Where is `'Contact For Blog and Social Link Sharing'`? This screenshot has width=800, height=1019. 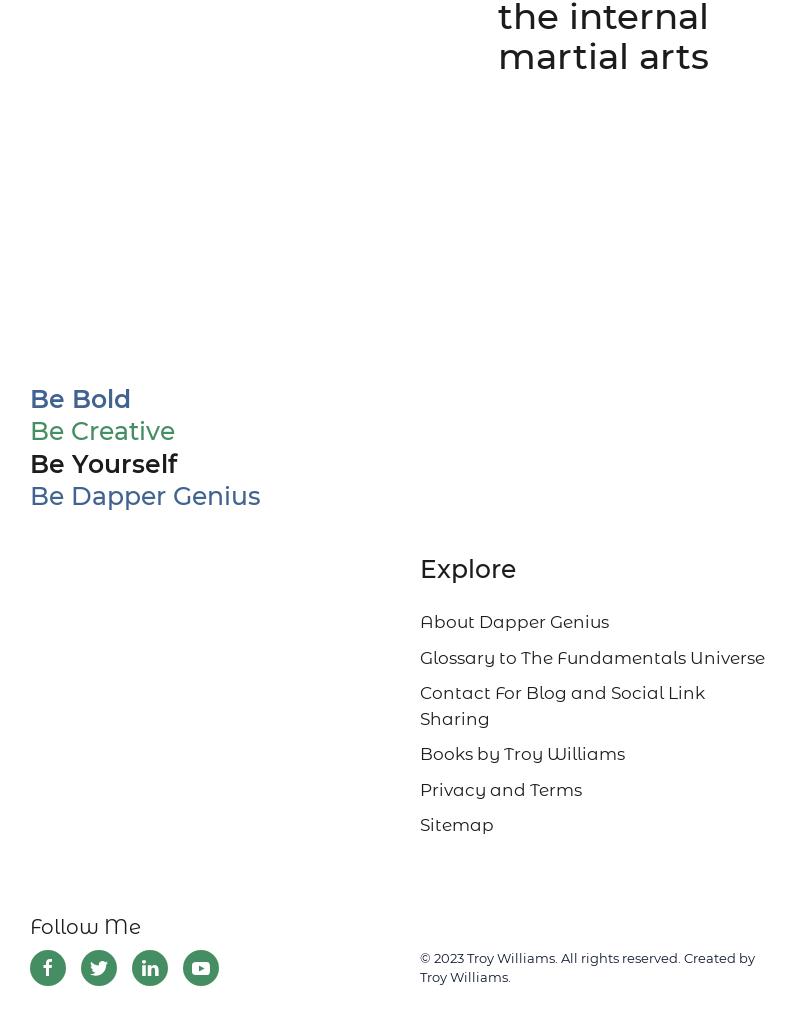 'Contact For Blog and Social Link Sharing' is located at coordinates (562, 705).